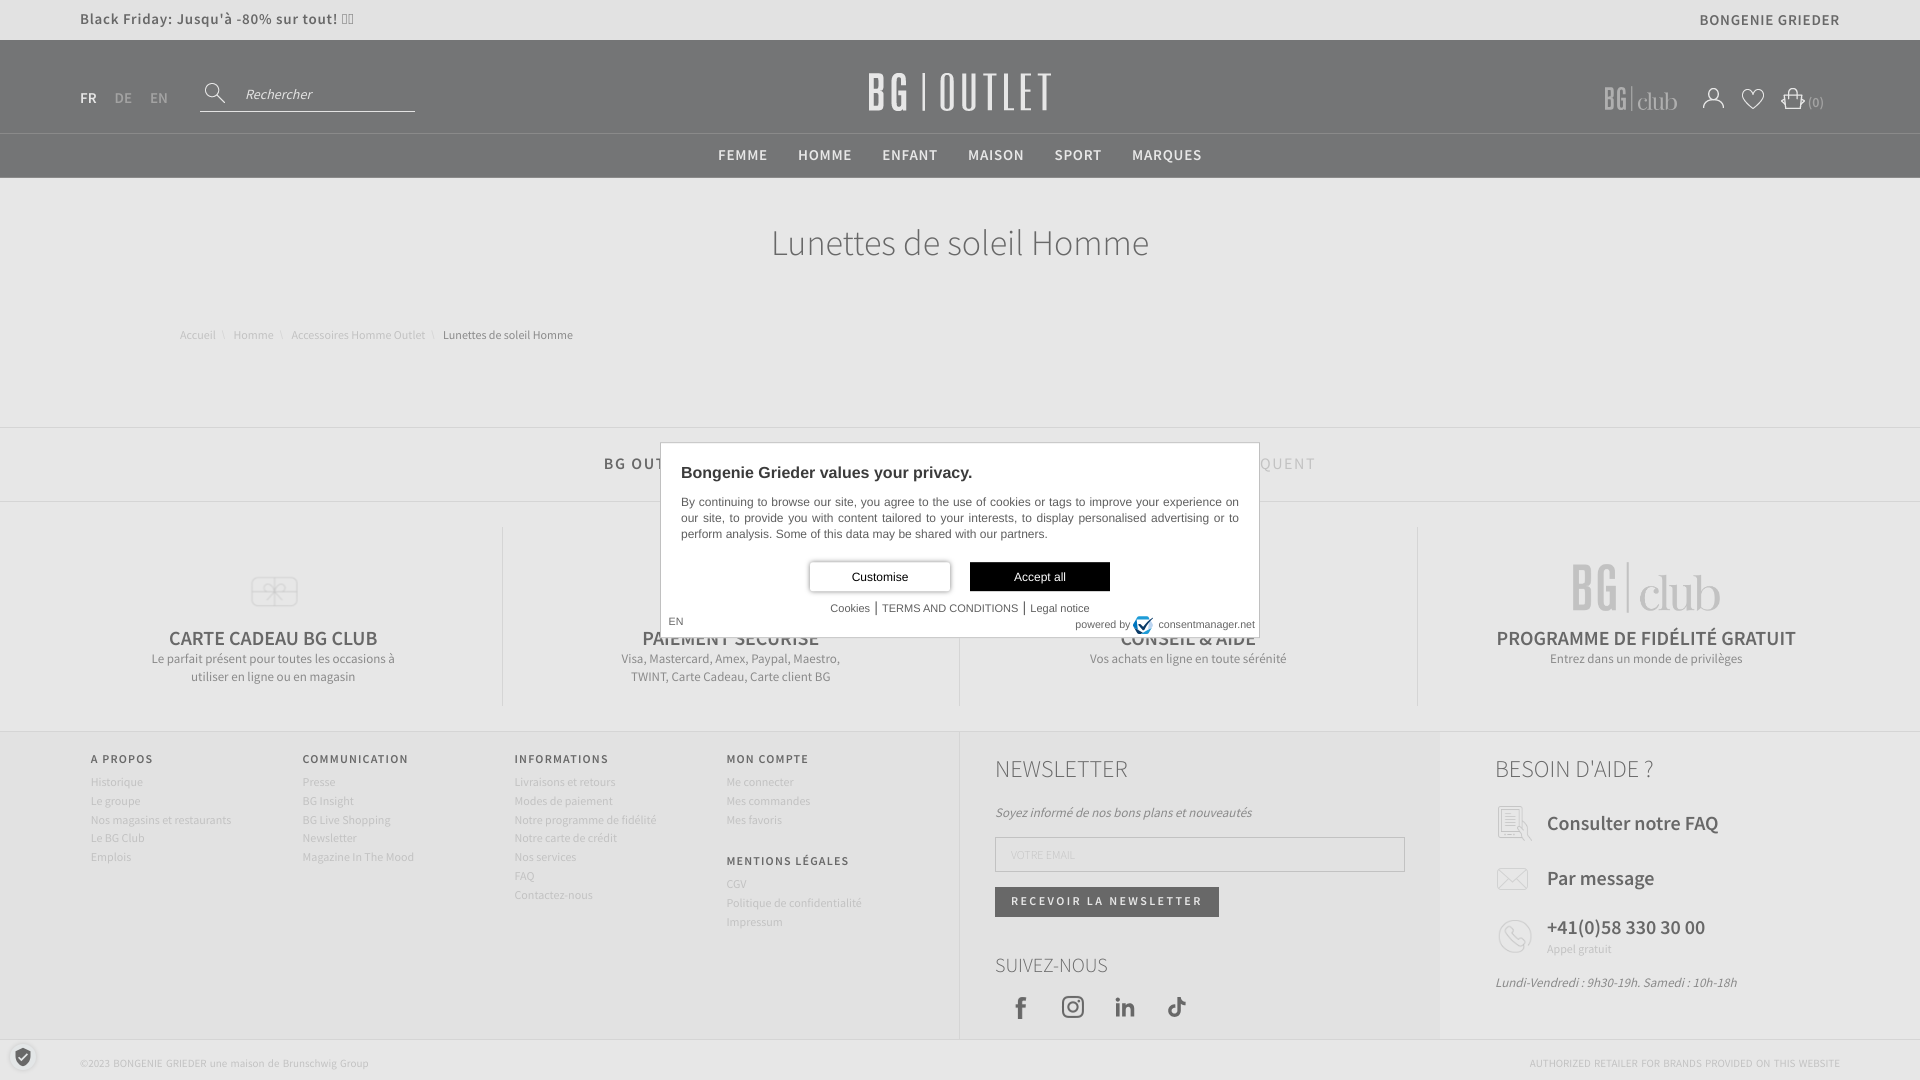 The width and height of the screenshot is (1920, 1080). I want to click on 'consentmanager.net', so click(1132, 623).